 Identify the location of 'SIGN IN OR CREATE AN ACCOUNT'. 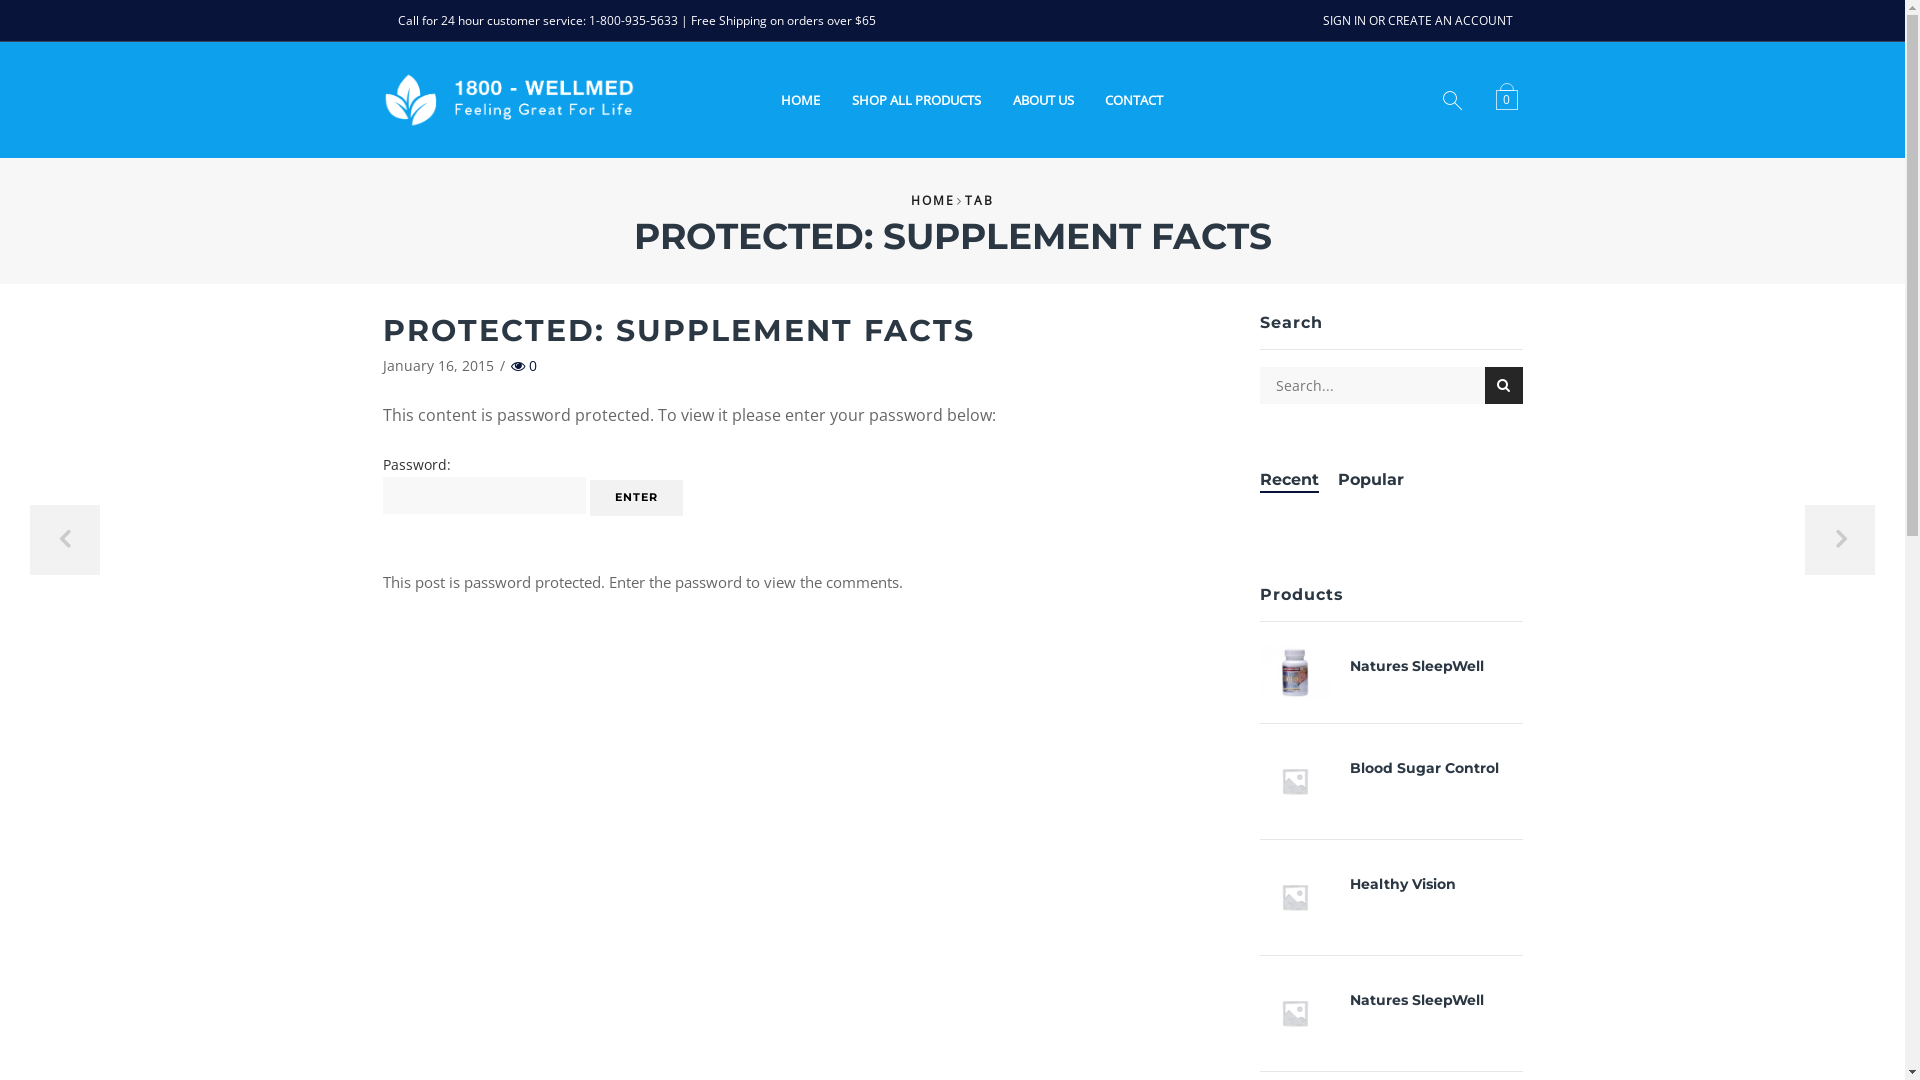
(1415, 20).